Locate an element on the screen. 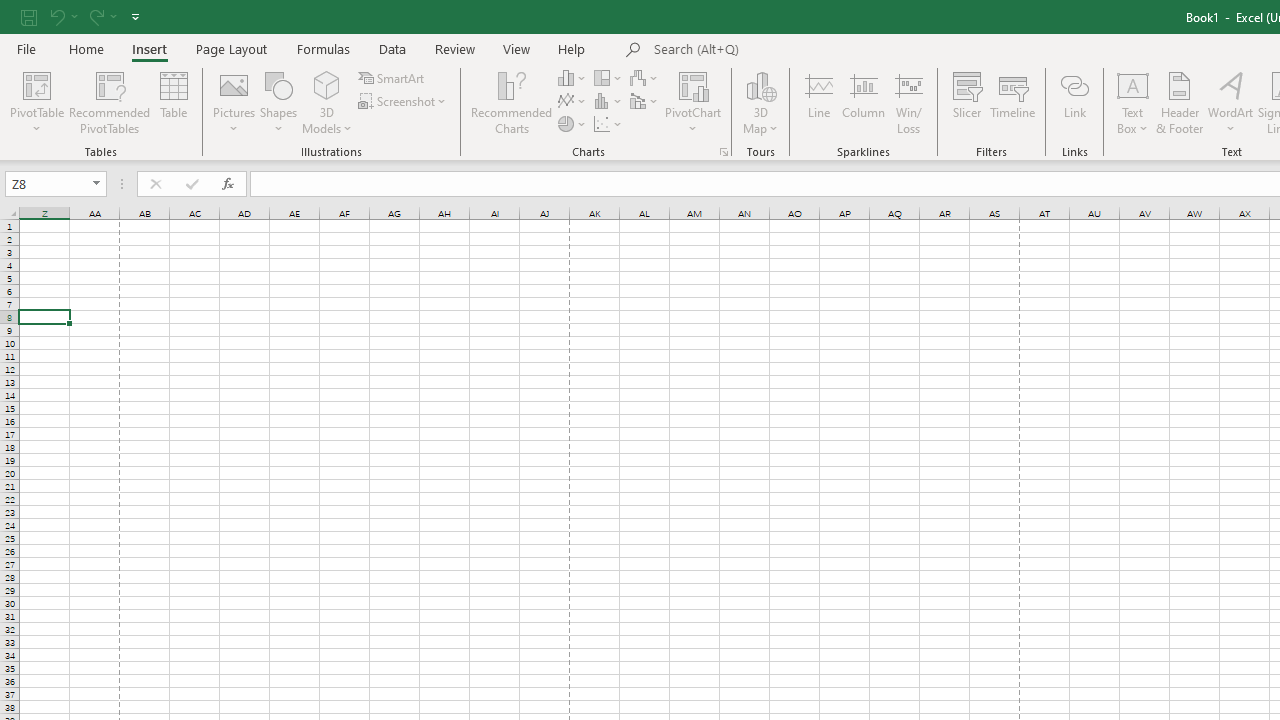 This screenshot has height=720, width=1280. 'Slicer...' is located at coordinates (967, 103).